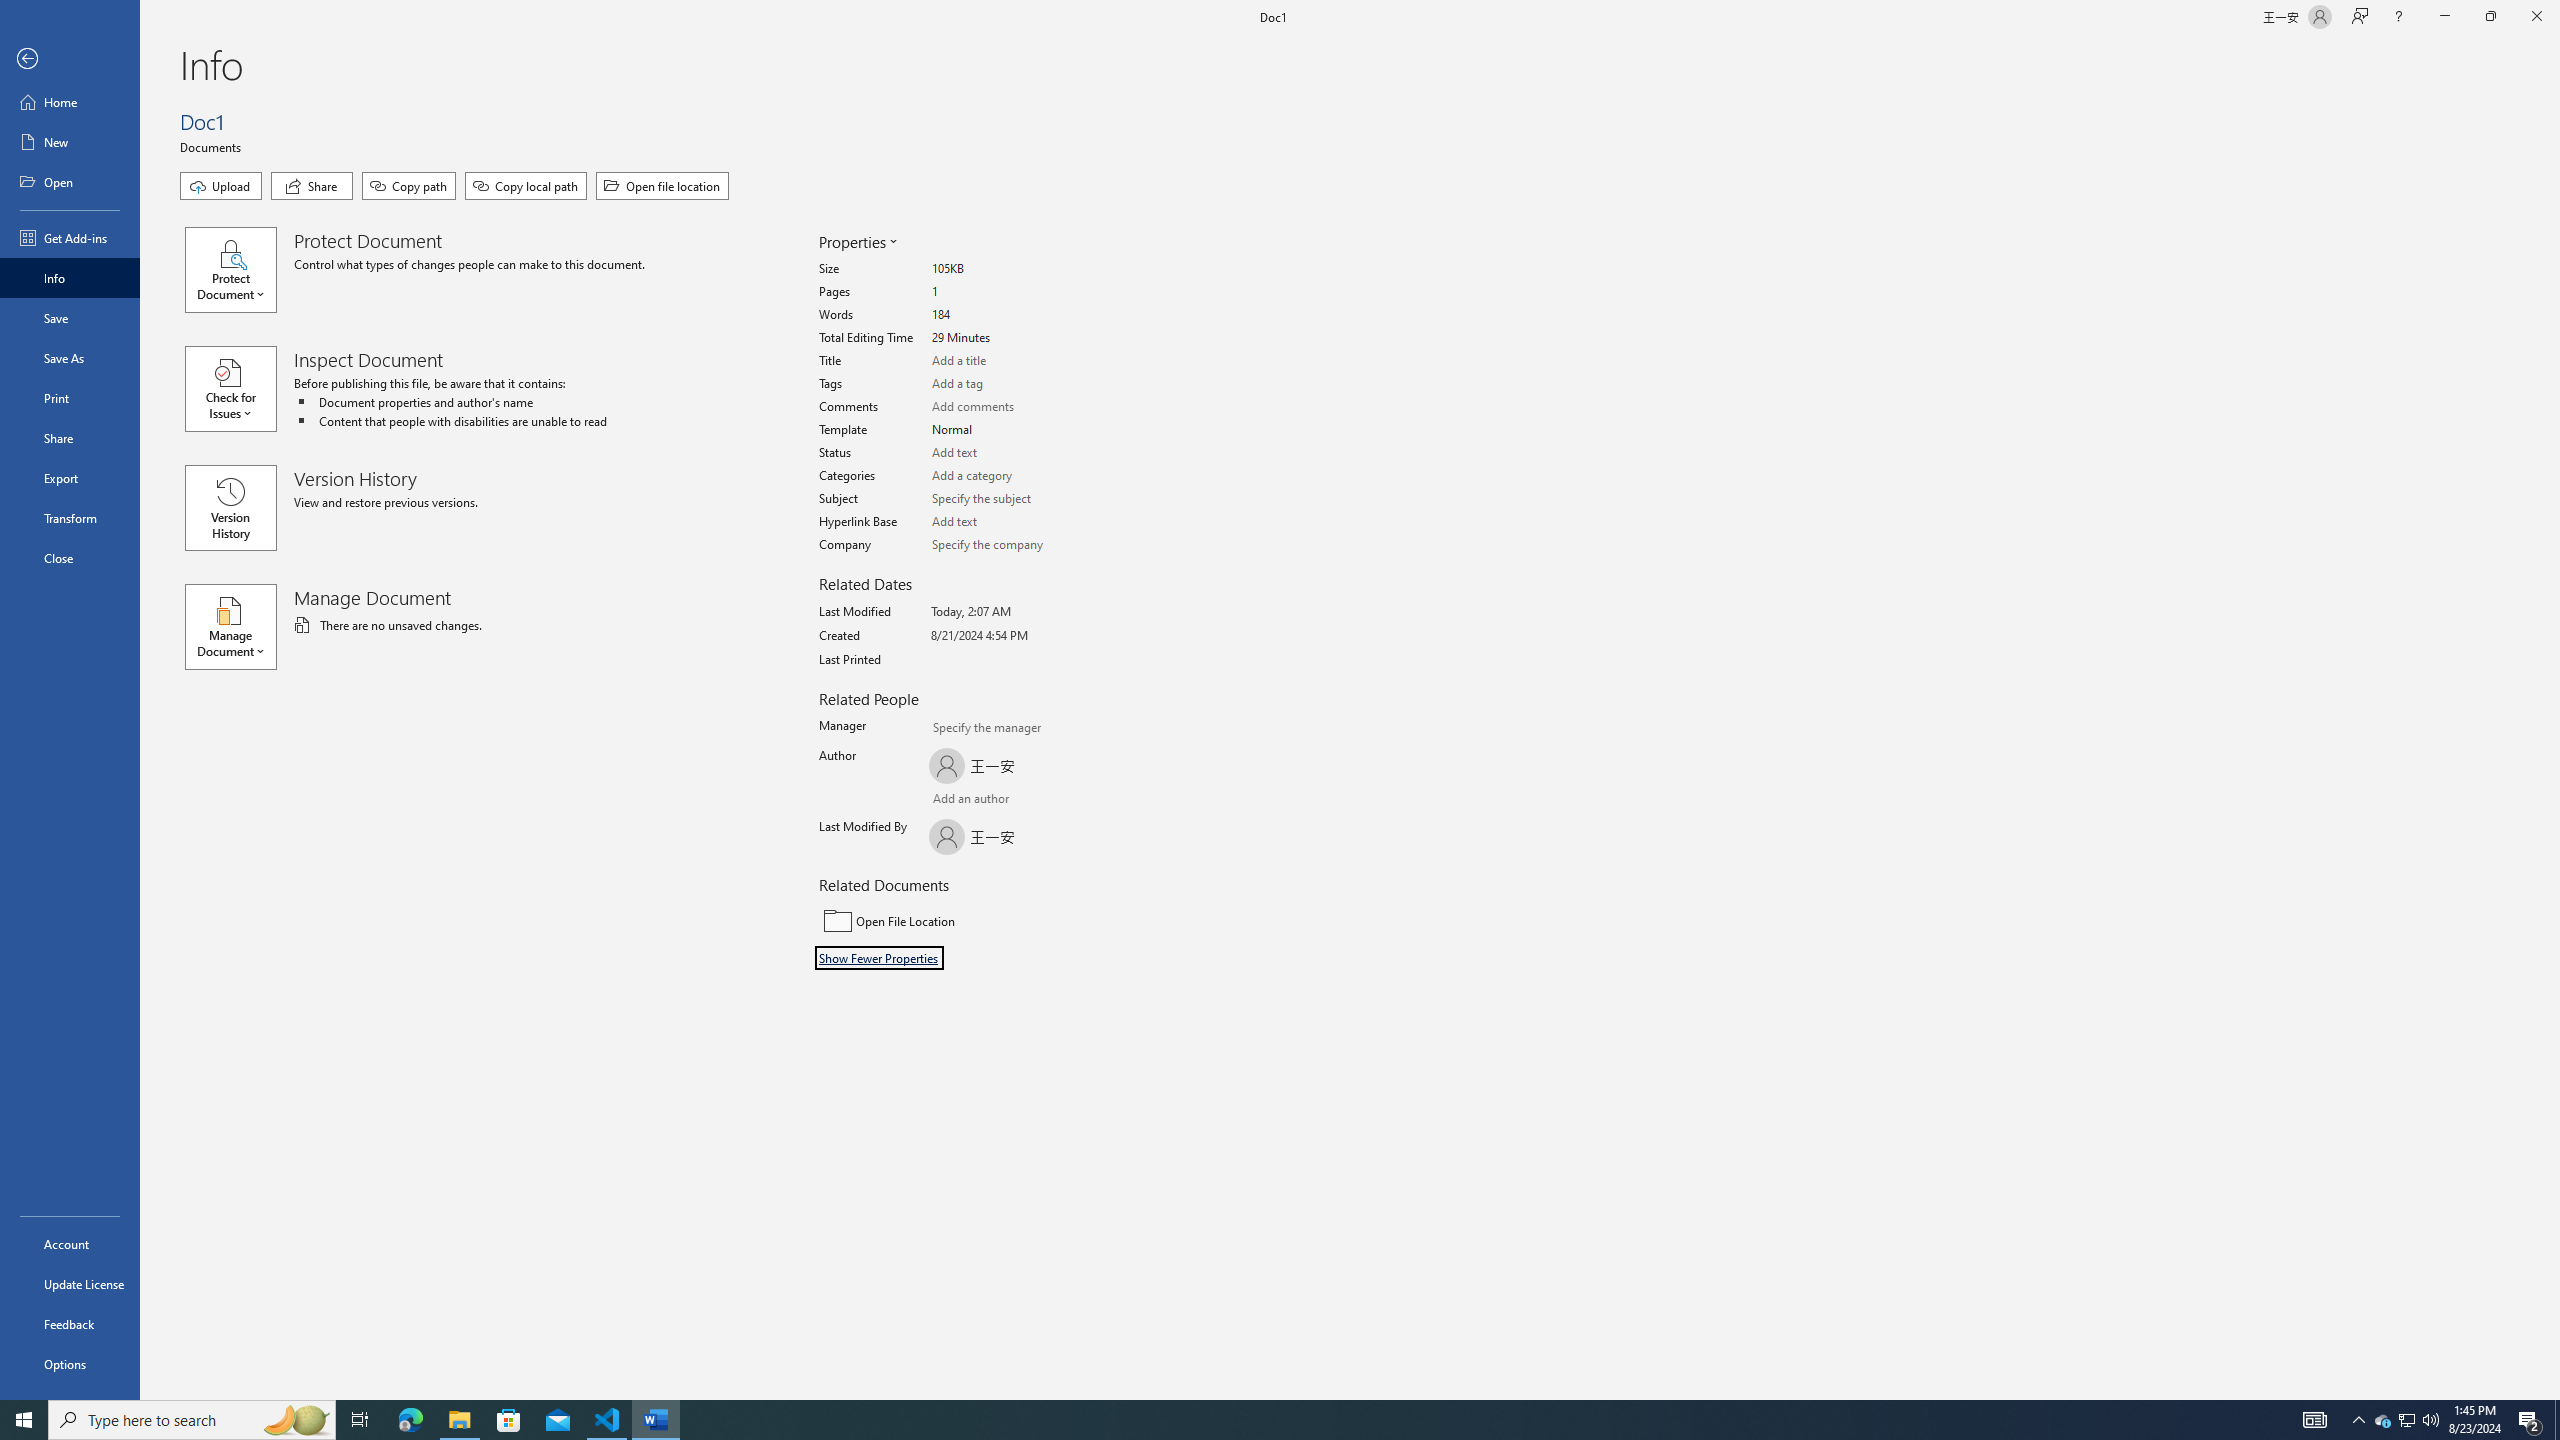  Describe the element at coordinates (69, 1363) in the screenshot. I see `'Options'` at that location.